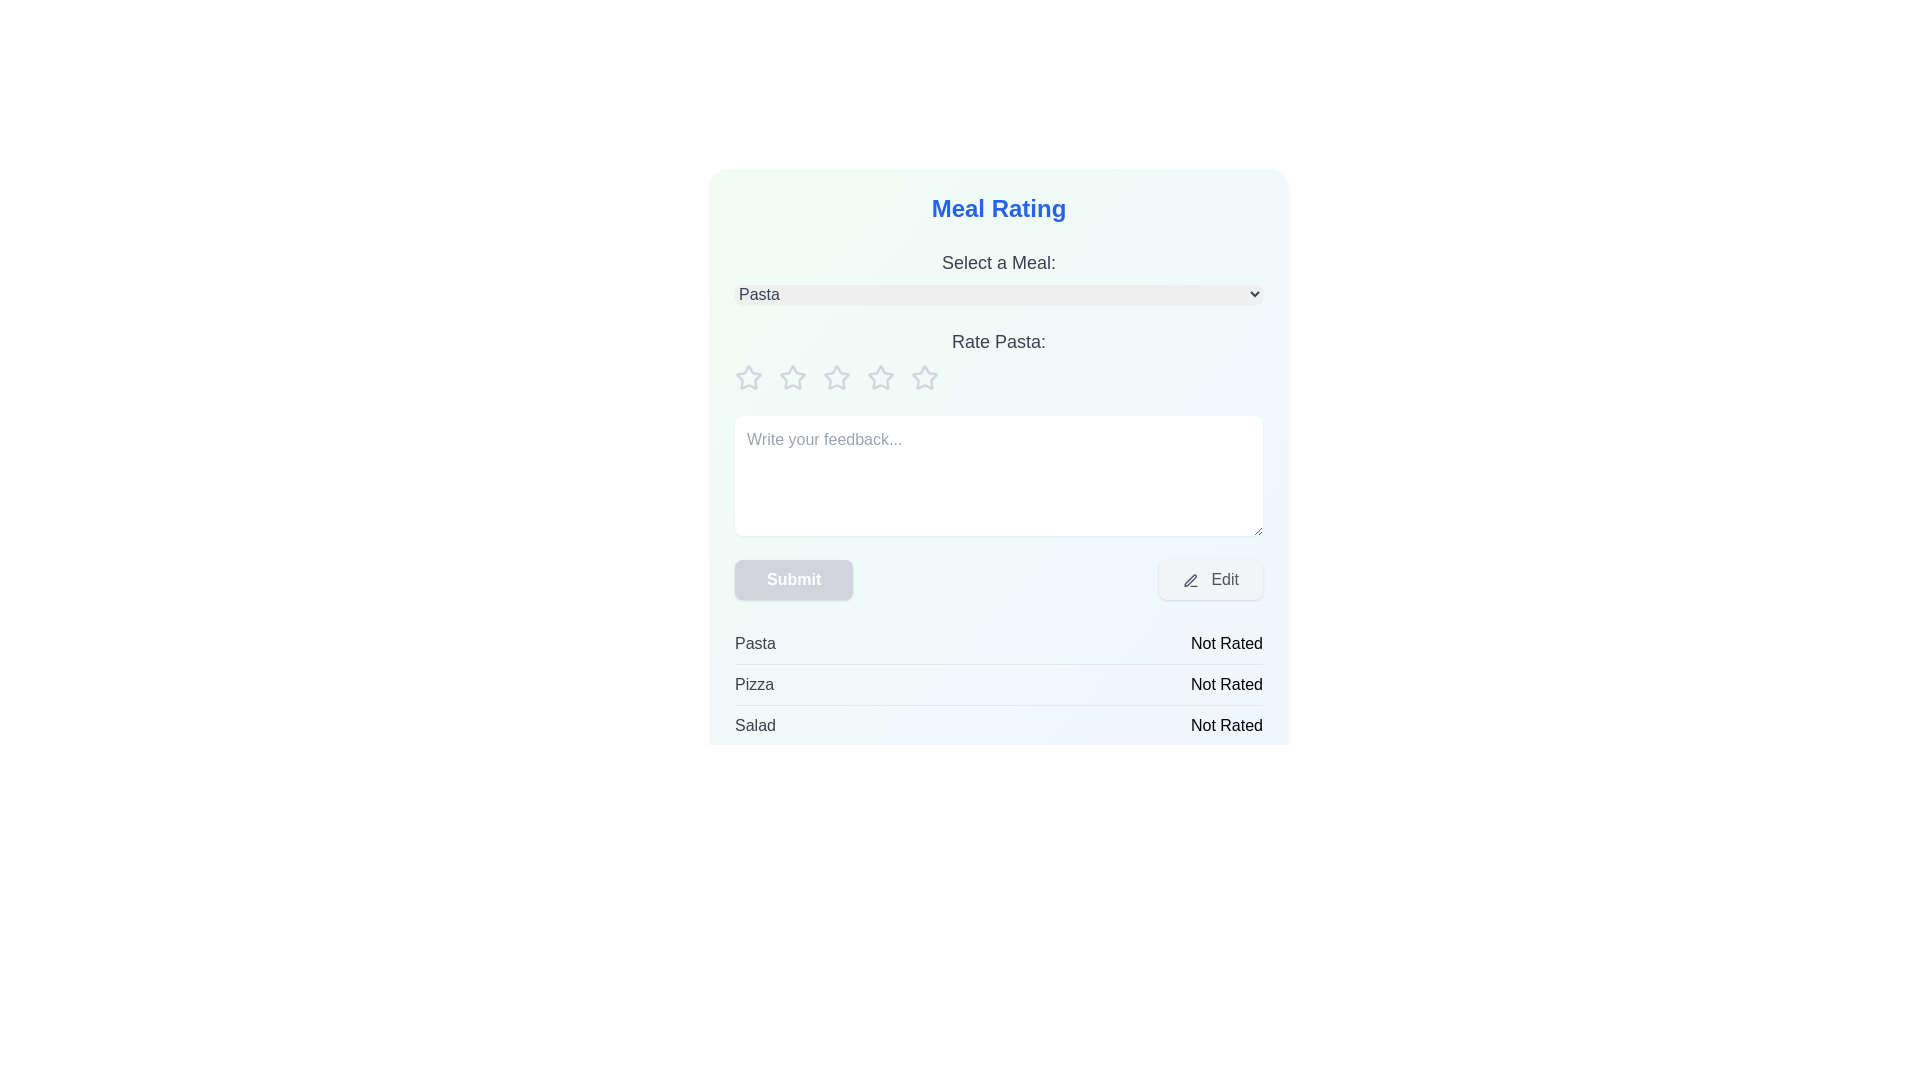 The width and height of the screenshot is (1920, 1080). What do you see at coordinates (879, 377) in the screenshot?
I see `on the second star icon in the 'Rate Pasta' subsection` at bounding box center [879, 377].